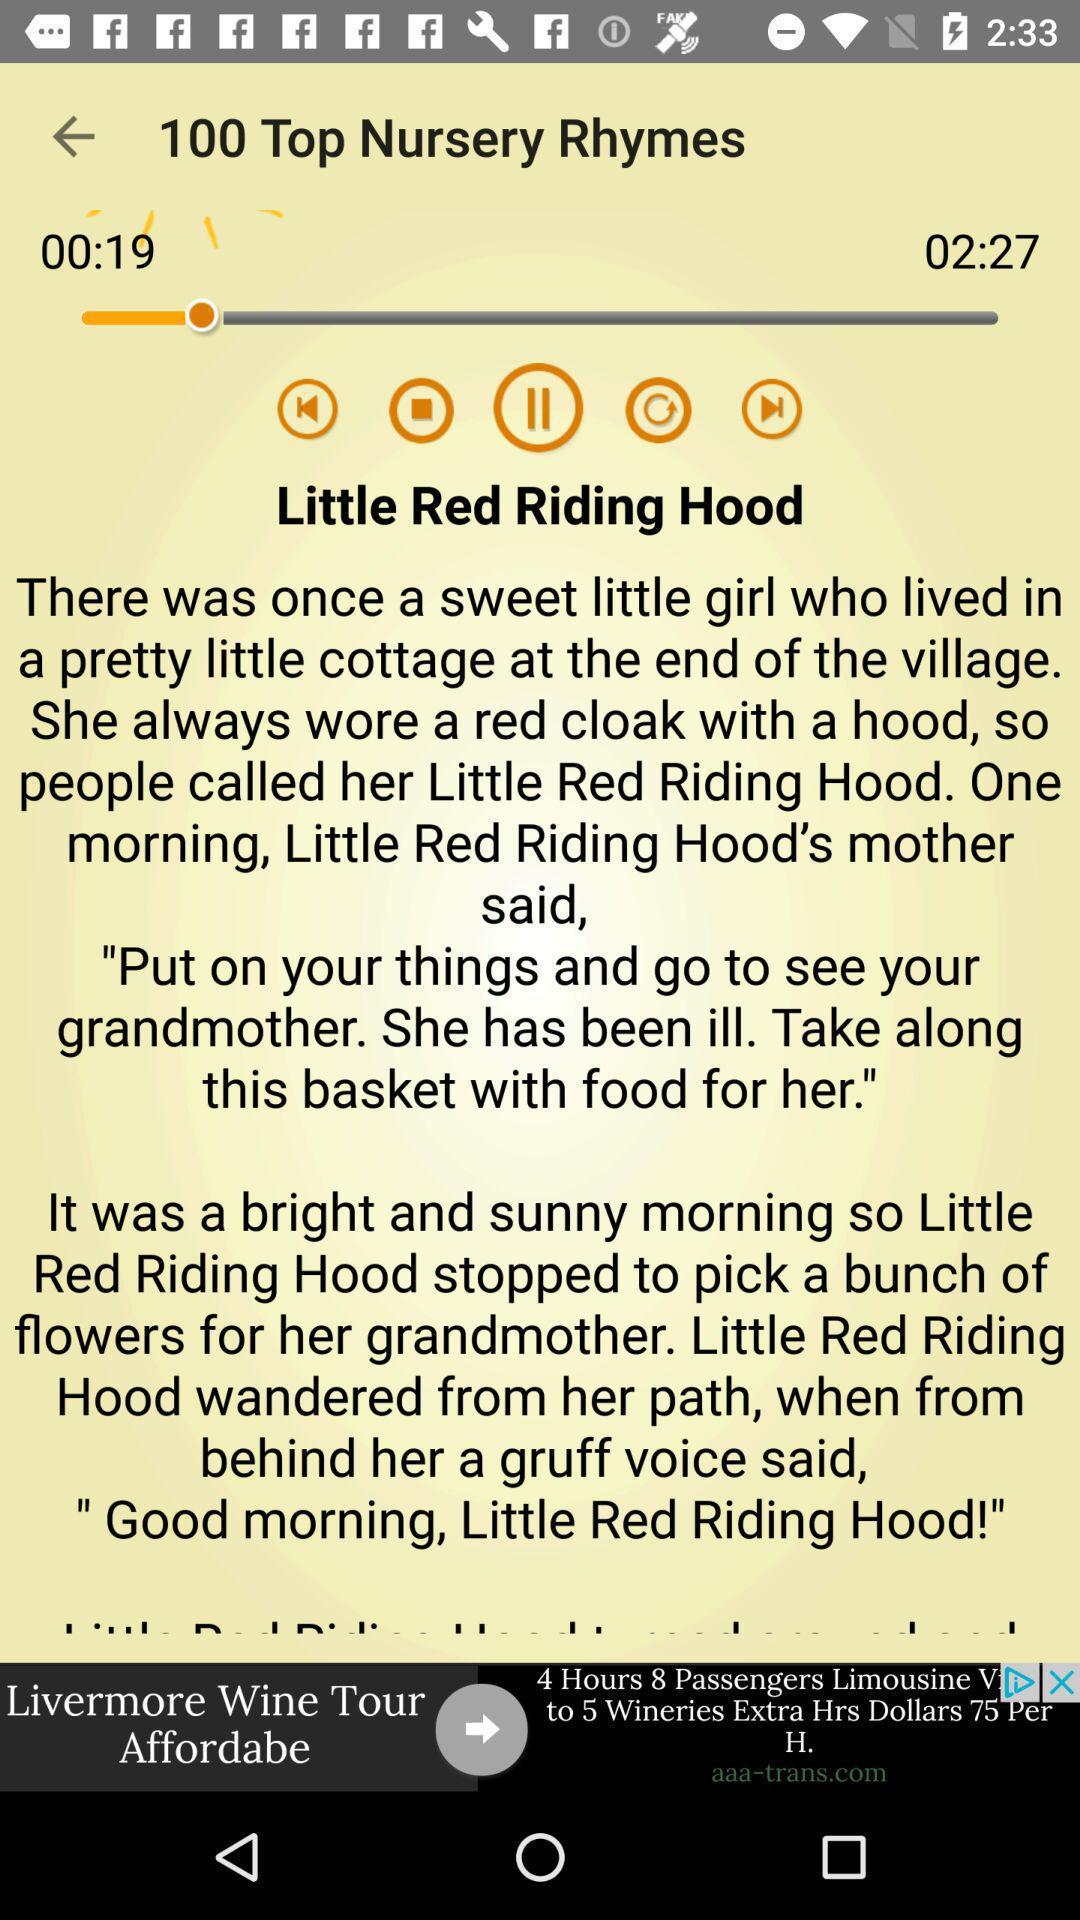  I want to click on the skip_next icon, so click(771, 409).